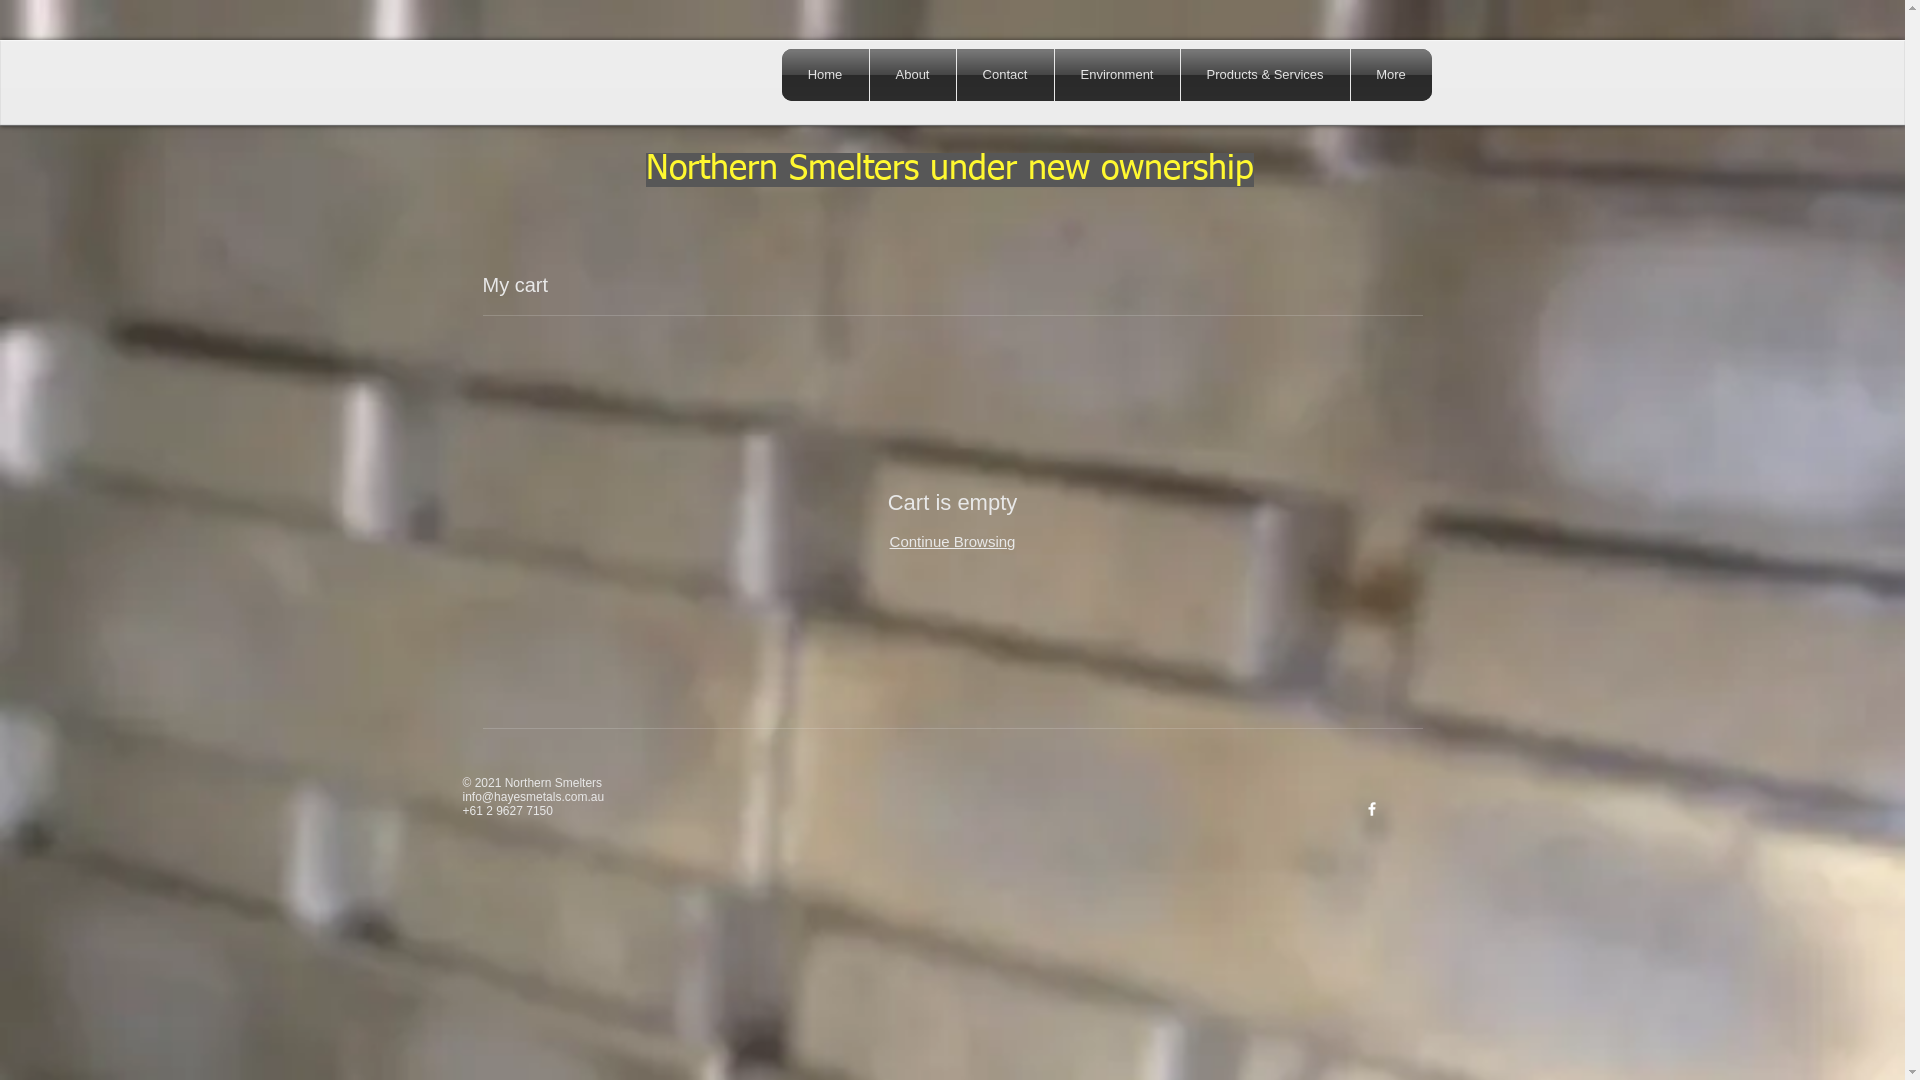 The image size is (1920, 1080). Describe the element at coordinates (1263, 73) in the screenshot. I see `'Products & Services'` at that location.